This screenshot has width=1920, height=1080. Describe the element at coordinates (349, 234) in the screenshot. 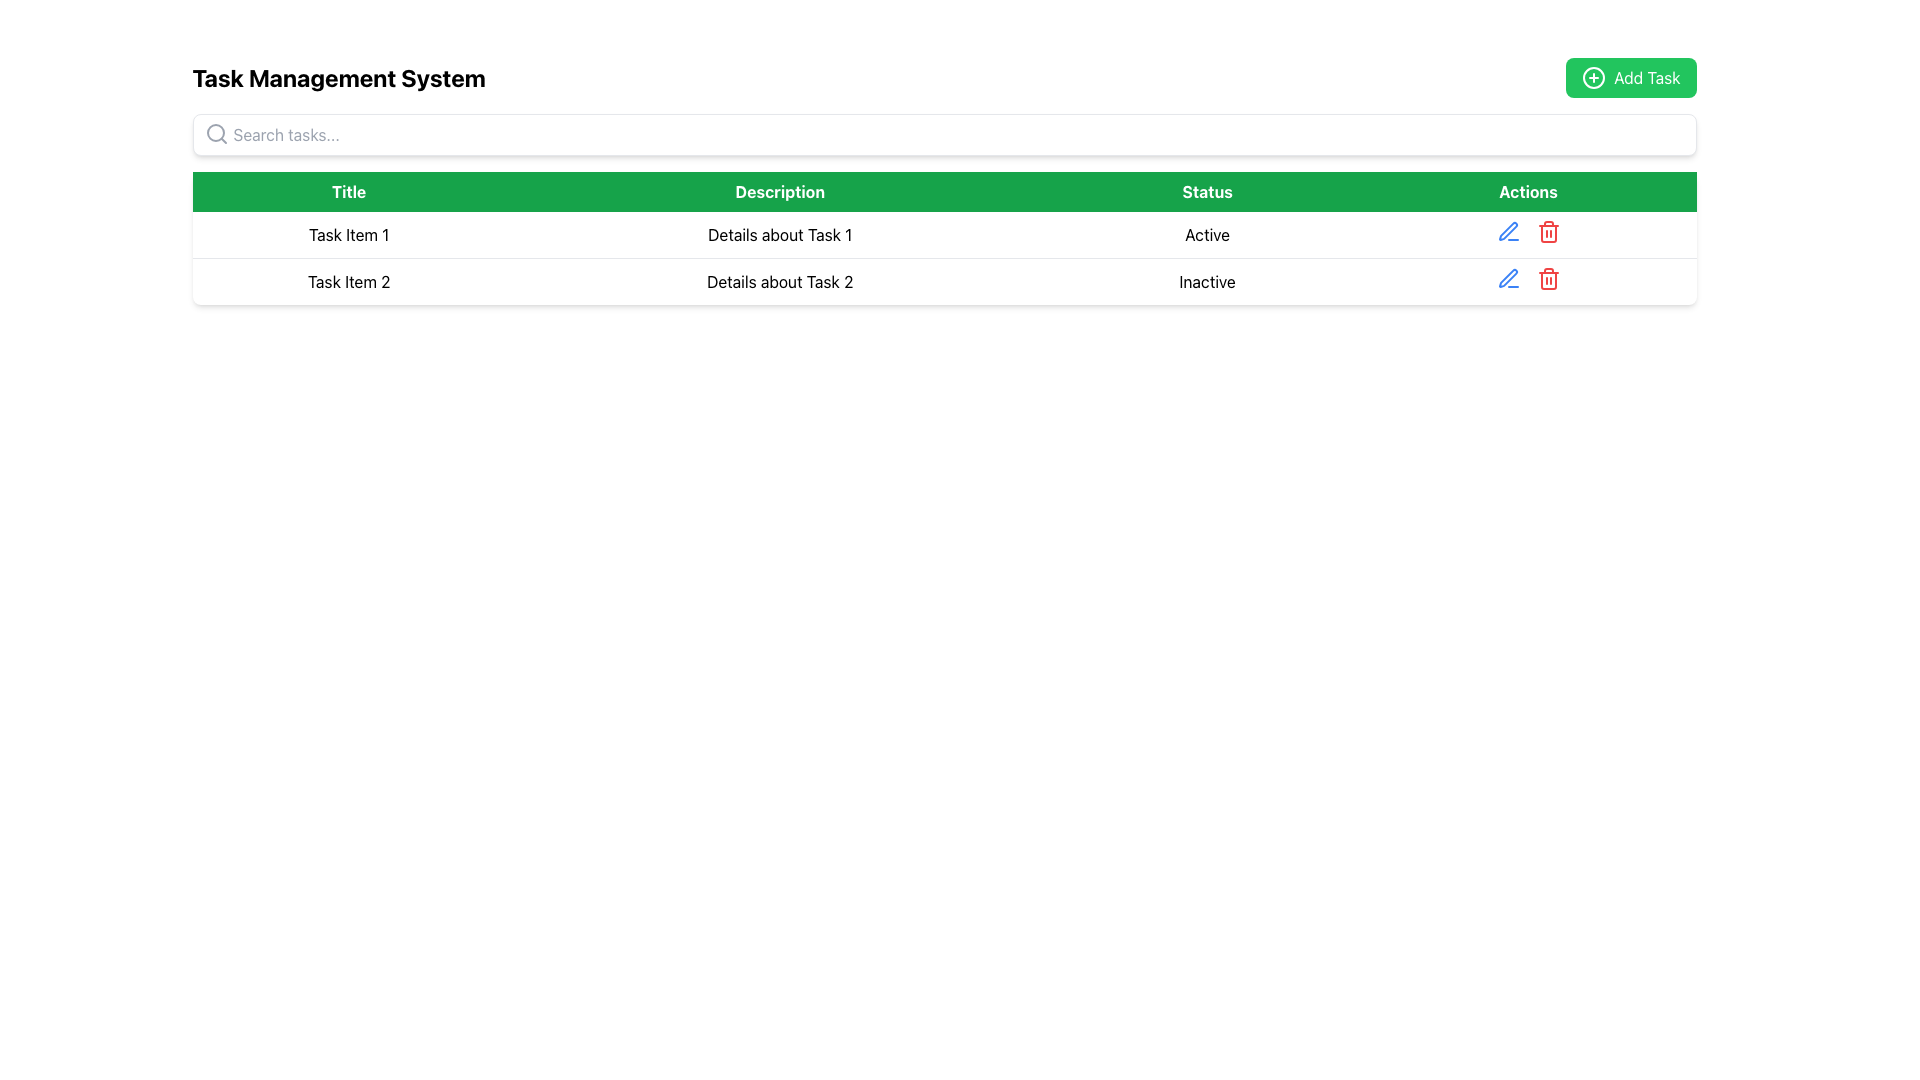

I see `the title text label of a task in the task management system, which is located under the 'Title' column, above 'Task Item 2', and to the left of 'Details about Task 1'` at that location.